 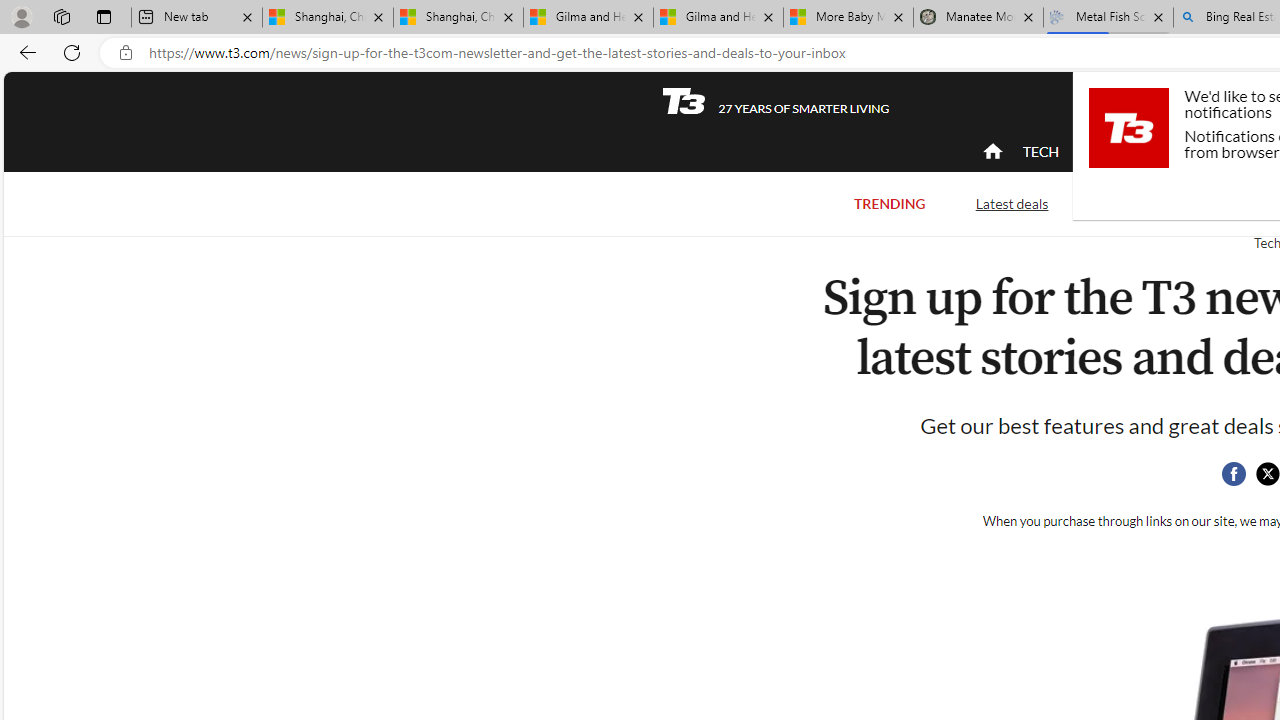 I want to click on 't3.com Logo', so click(x=1128, y=127).